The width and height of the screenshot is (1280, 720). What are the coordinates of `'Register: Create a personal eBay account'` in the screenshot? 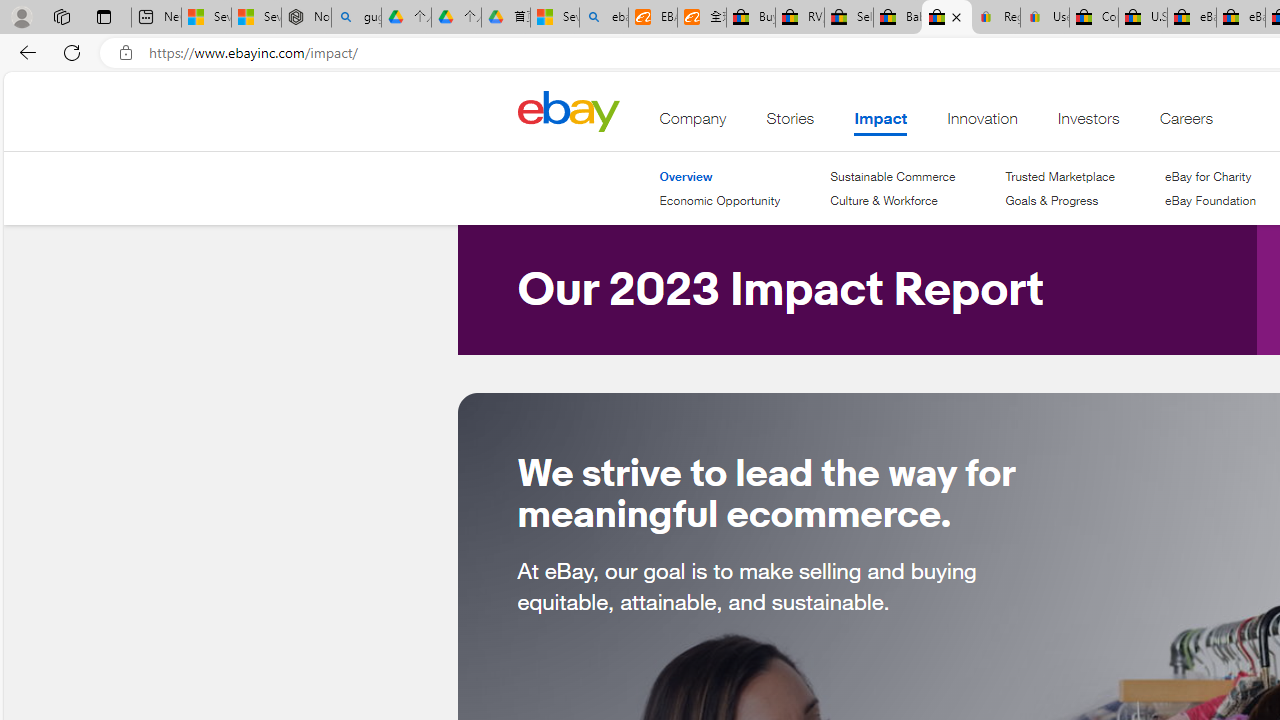 It's located at (995, 17).